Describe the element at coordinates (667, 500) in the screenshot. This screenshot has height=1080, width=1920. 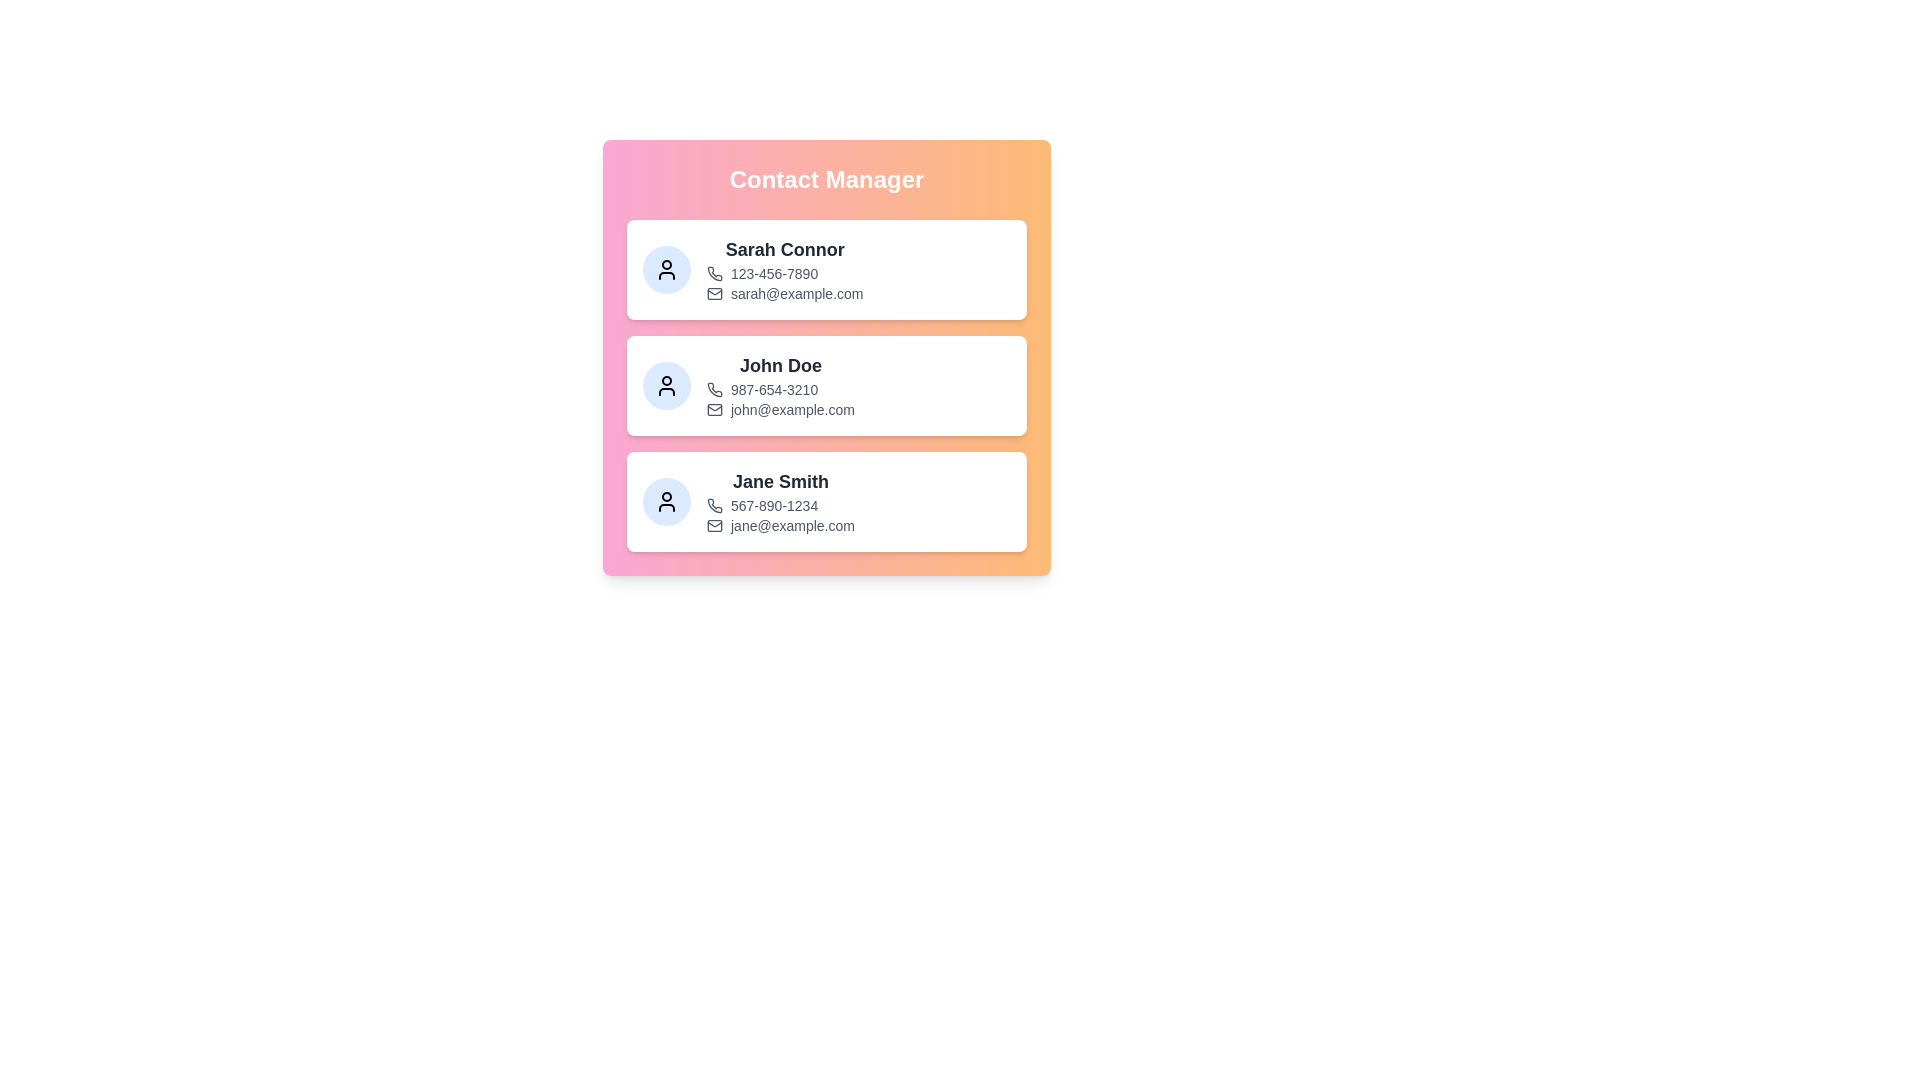
I see `the avatar of the contact specified by Jane Smith` at that location.